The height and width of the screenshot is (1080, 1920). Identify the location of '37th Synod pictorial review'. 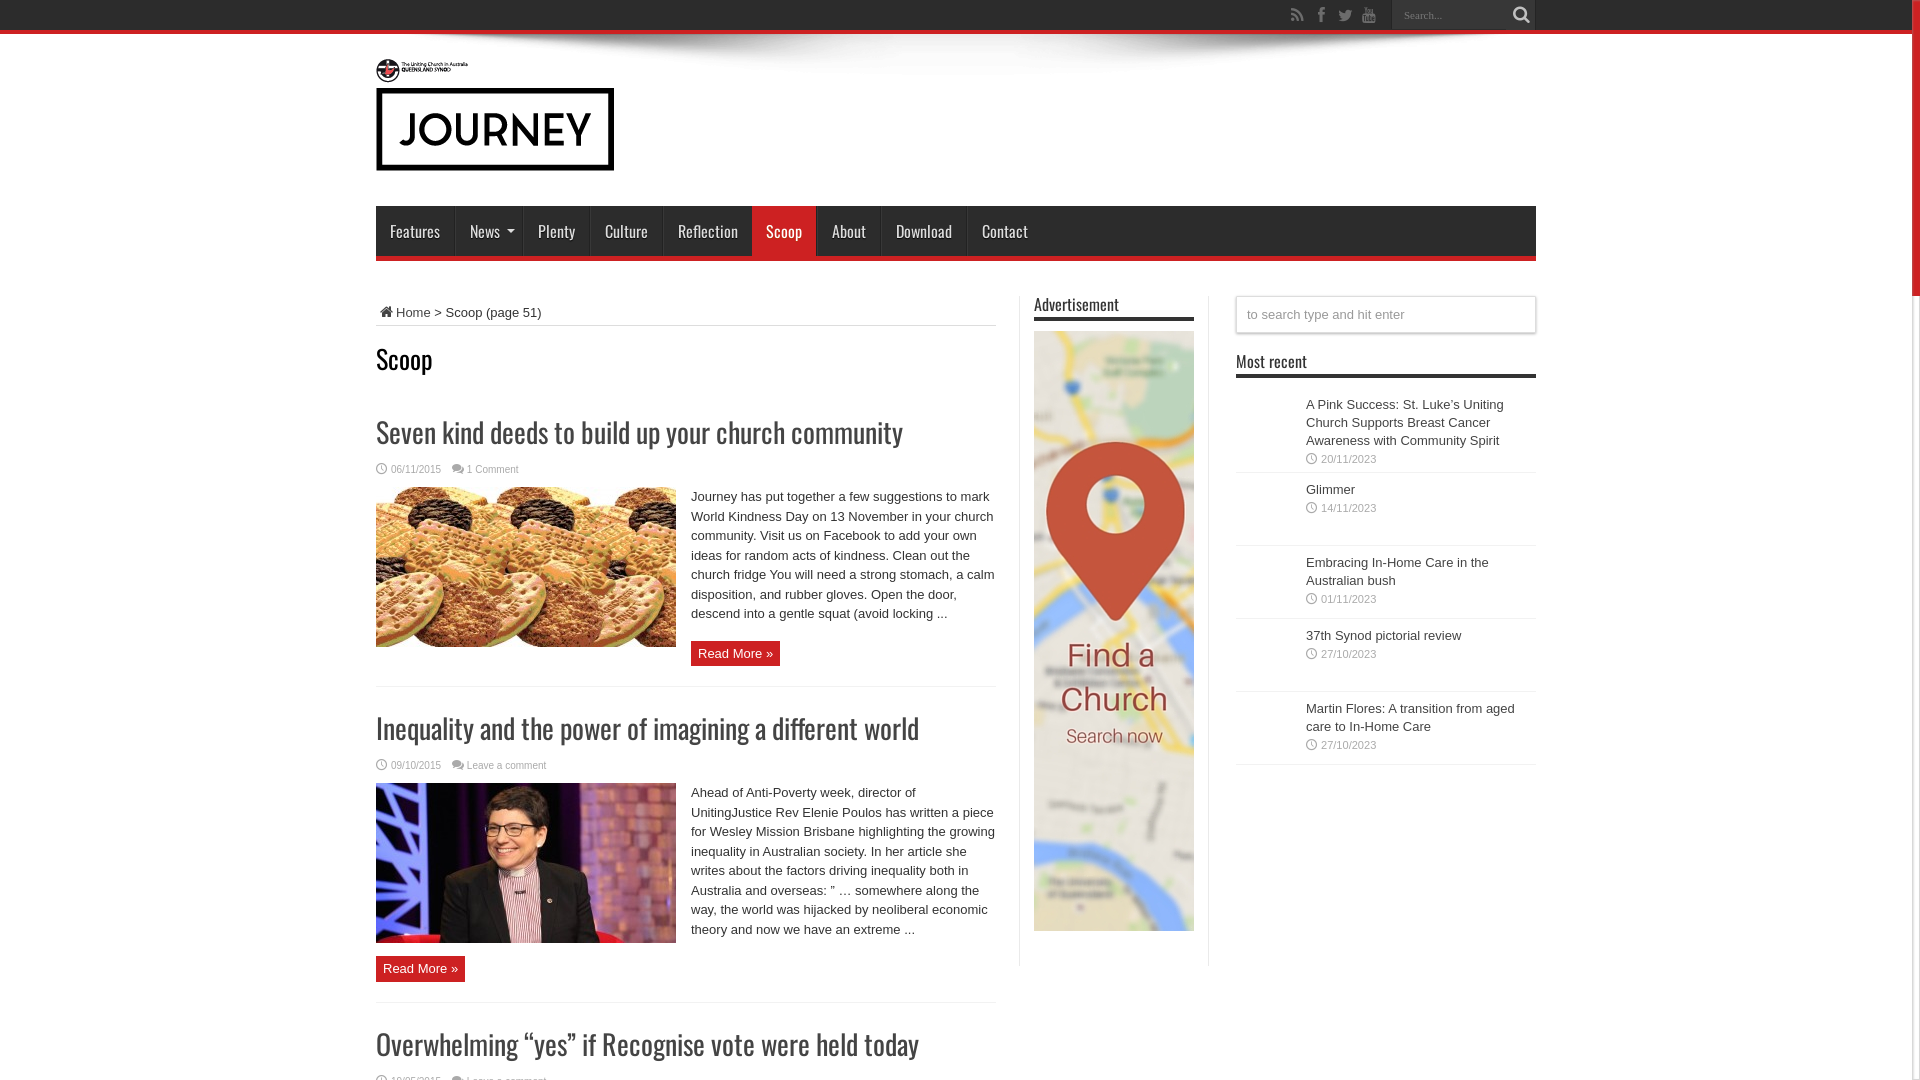
(1305, 635).